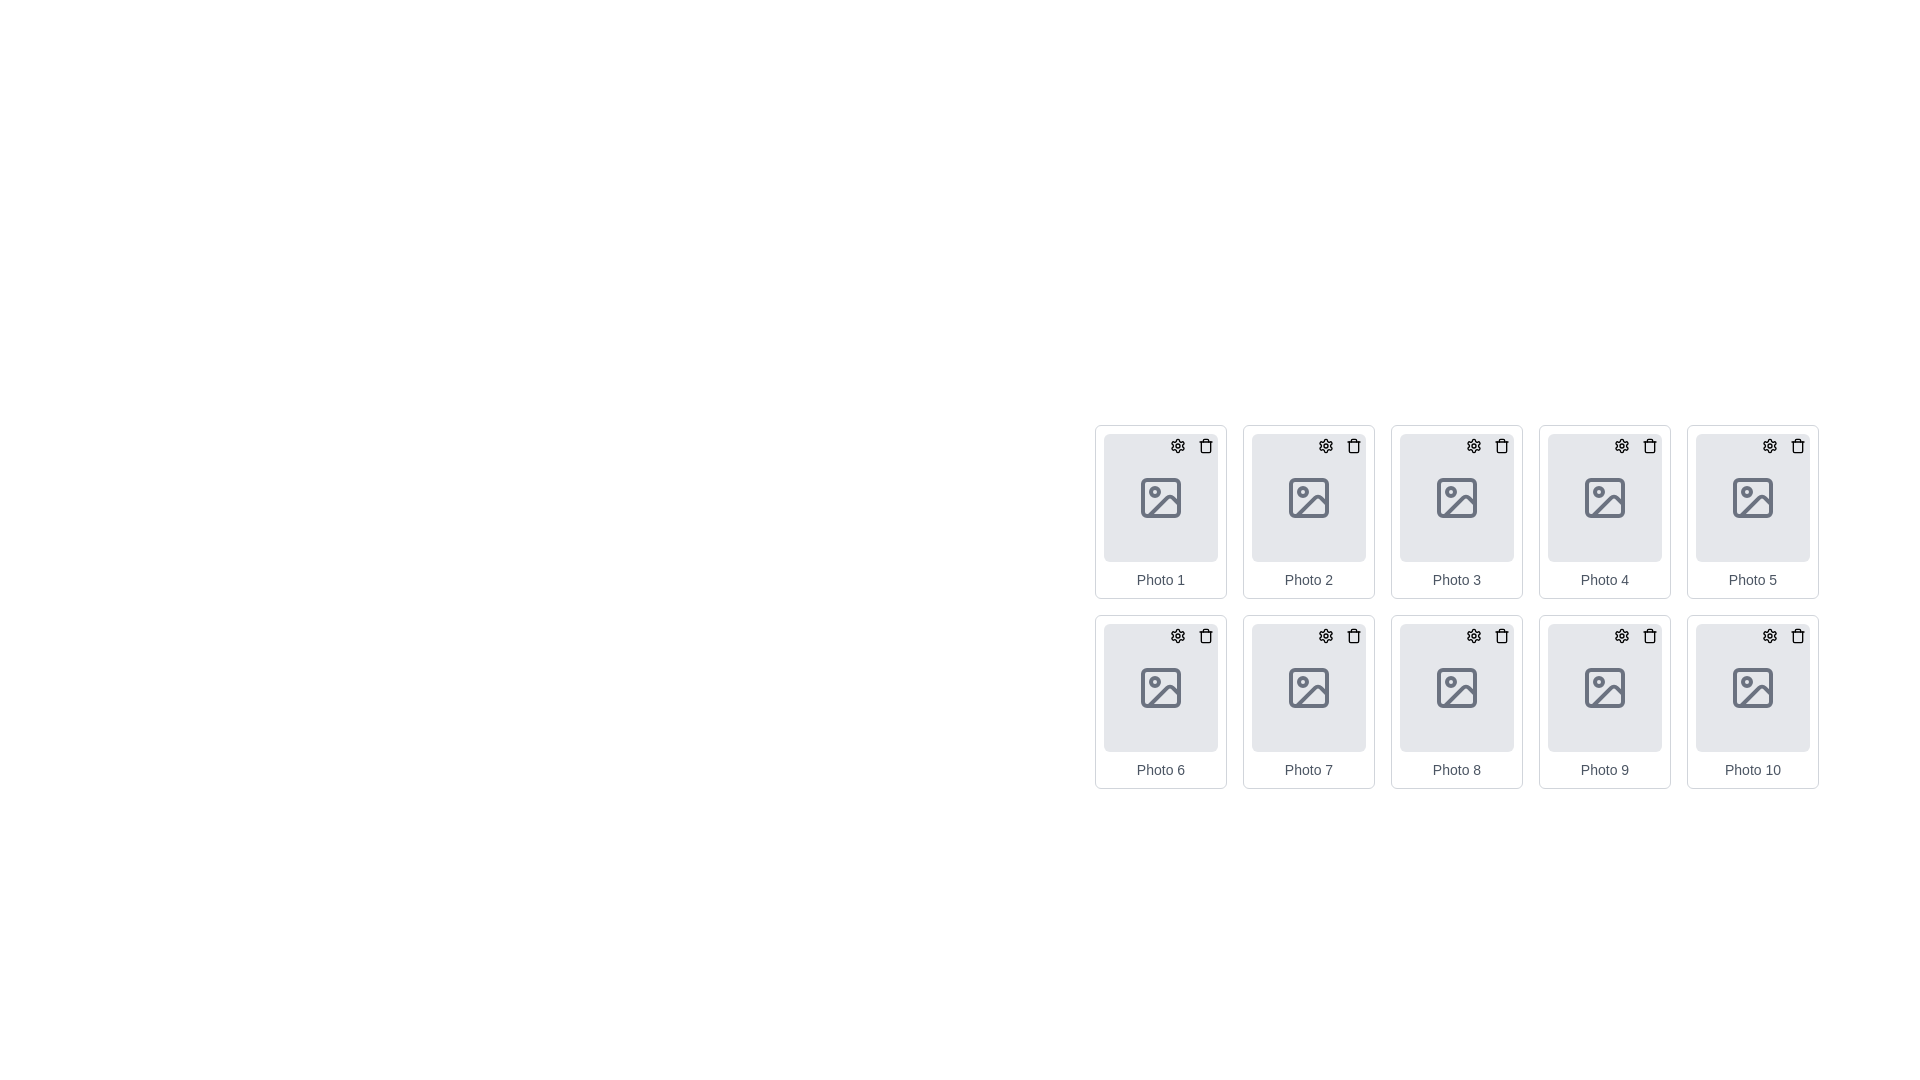 The width and height of the screenshot is (1920, 1080). What do you see at coordinates (1204, 445) in the screenshot?
I see `the delete button located at the top-right of the card titled 'Photo 1' in the grid layout` at bounding box center [1204, 445].